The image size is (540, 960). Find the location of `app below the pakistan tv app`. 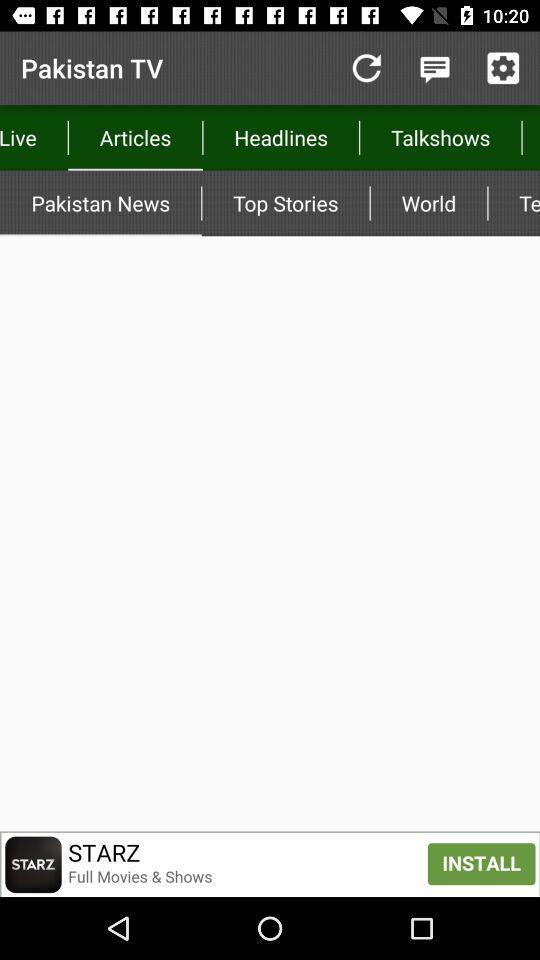

app below the pakistan tv app is located at coordinates (135, 136).